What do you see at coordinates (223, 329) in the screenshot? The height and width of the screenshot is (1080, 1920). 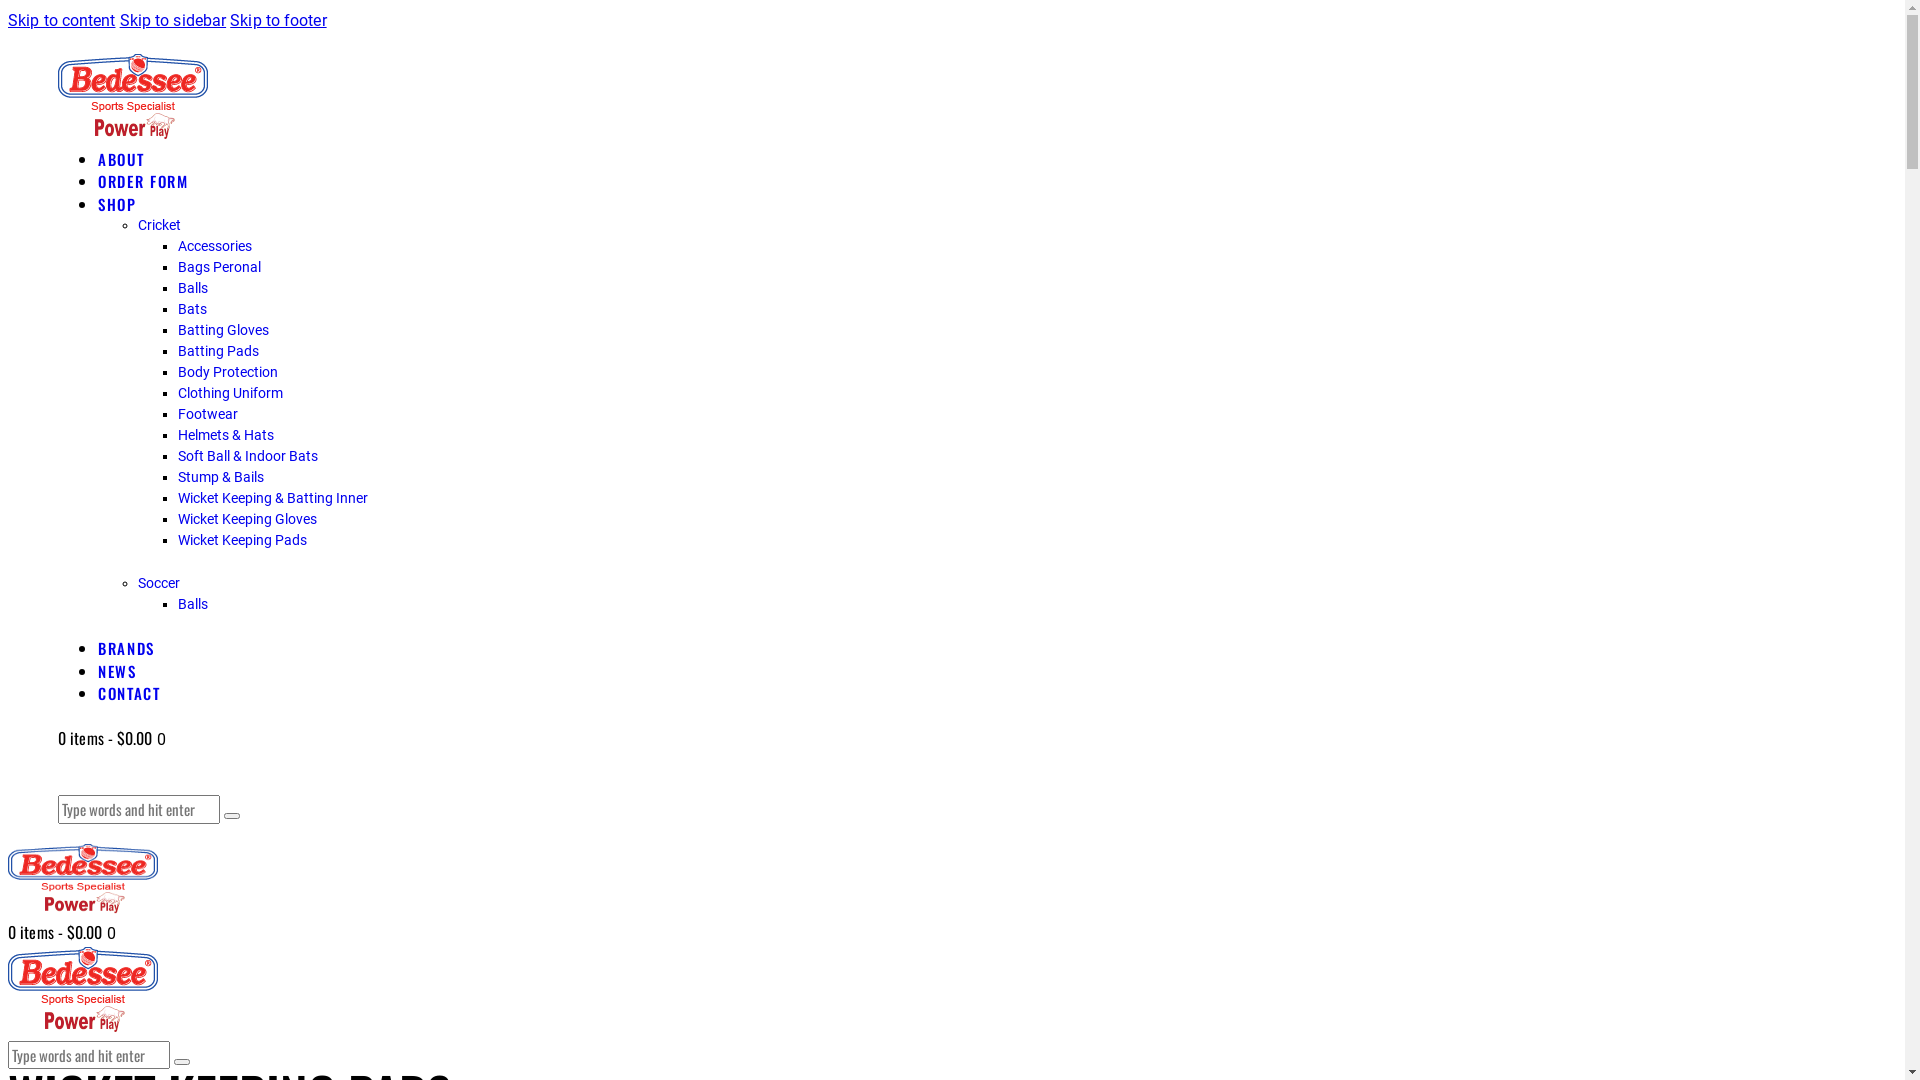 I see `'Batting Gloves'` at bounding box center [223, 329].